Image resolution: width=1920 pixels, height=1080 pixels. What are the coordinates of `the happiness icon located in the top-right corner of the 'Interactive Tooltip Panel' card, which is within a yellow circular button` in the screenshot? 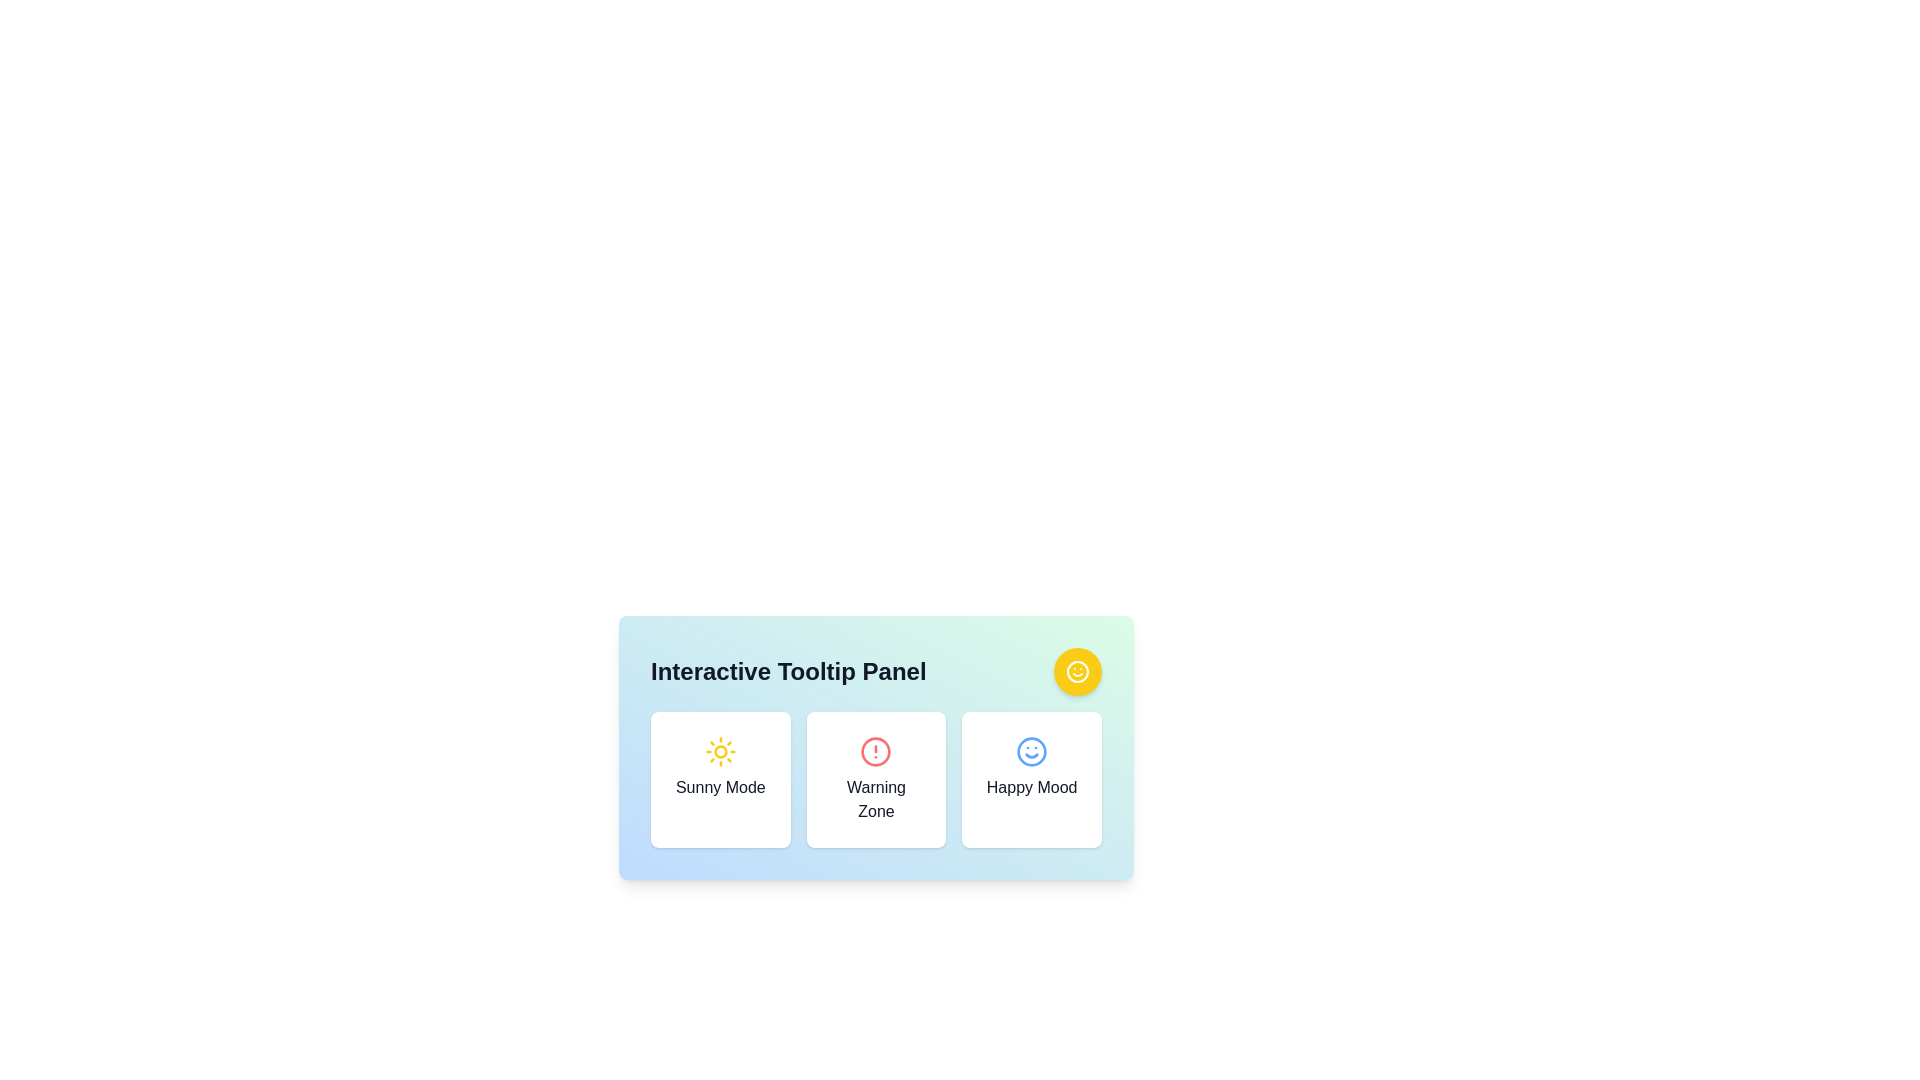 It's located at (1077, 671).